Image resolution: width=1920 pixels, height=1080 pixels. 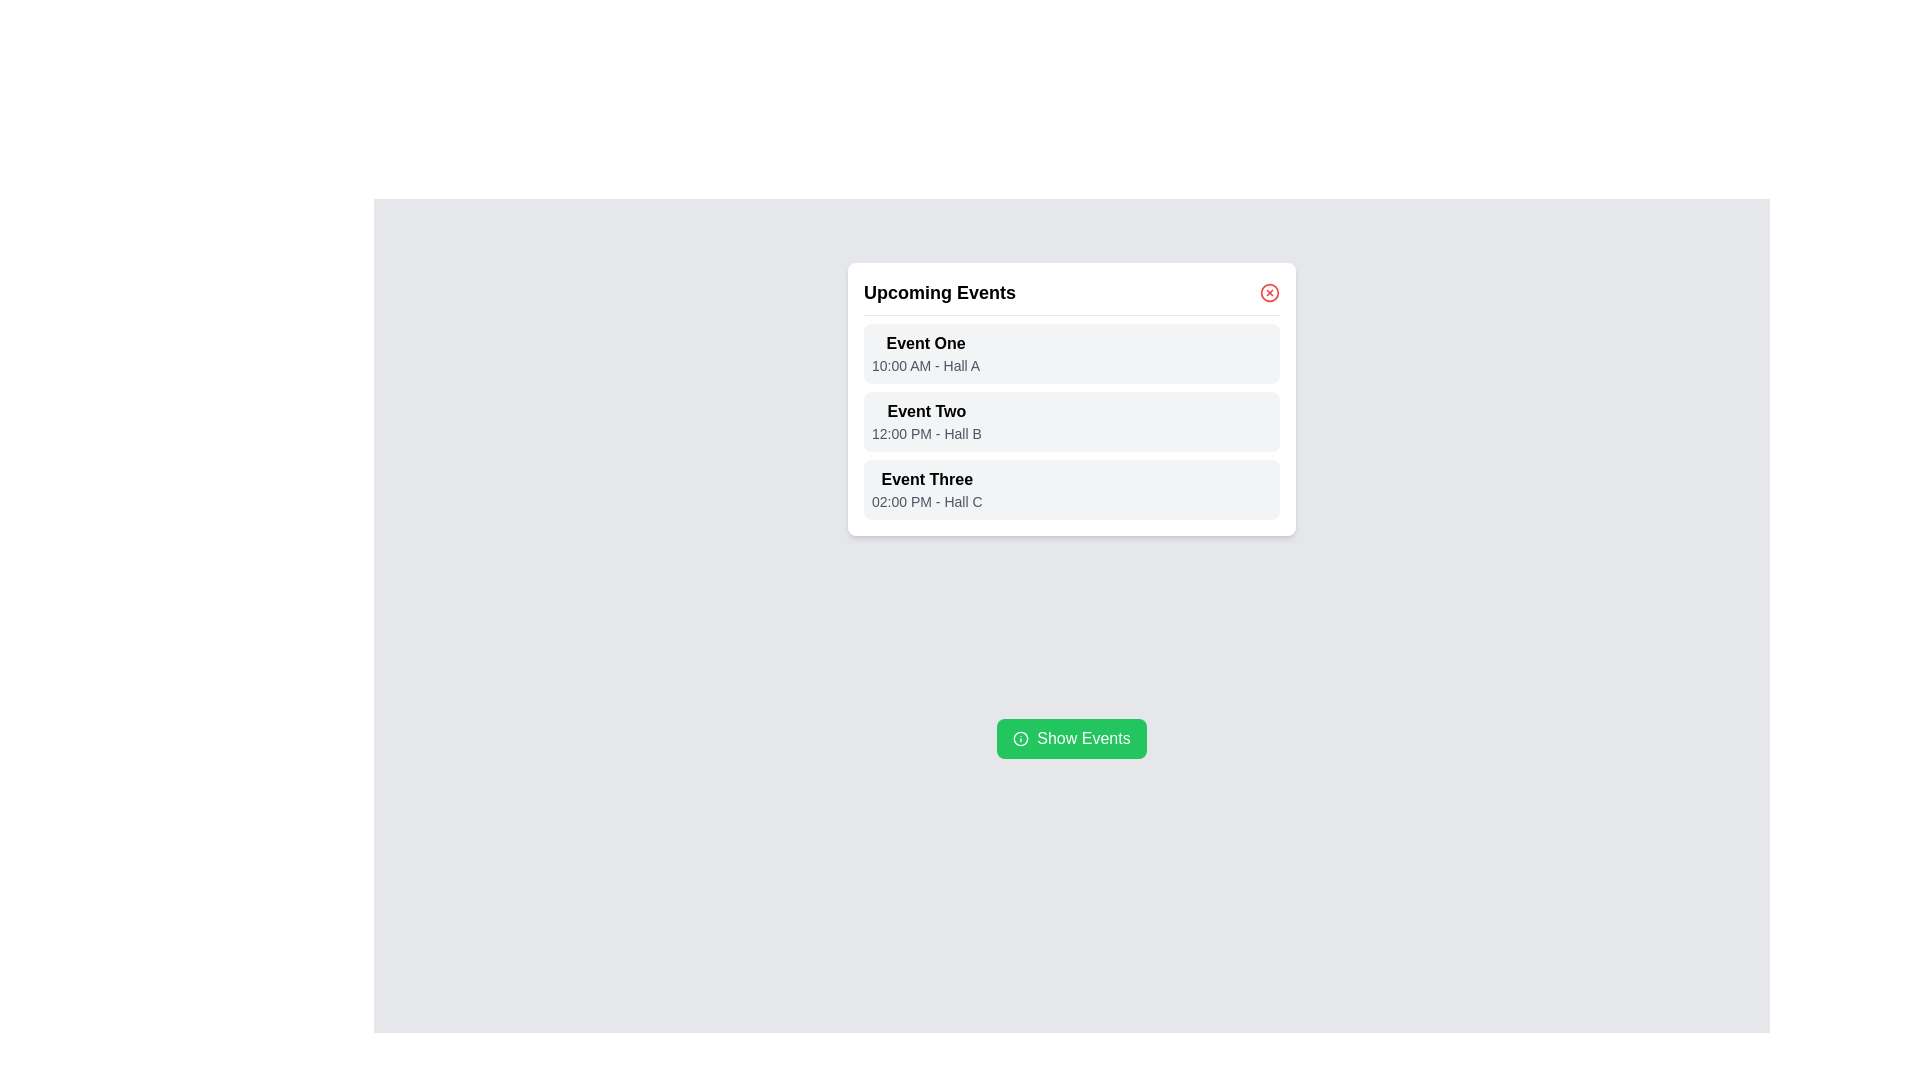 I want to click on information displayed in the formatted text block element titled 'Event Two', which contains the details '12:00 PM - Hall B', so click(x=925, y=420).